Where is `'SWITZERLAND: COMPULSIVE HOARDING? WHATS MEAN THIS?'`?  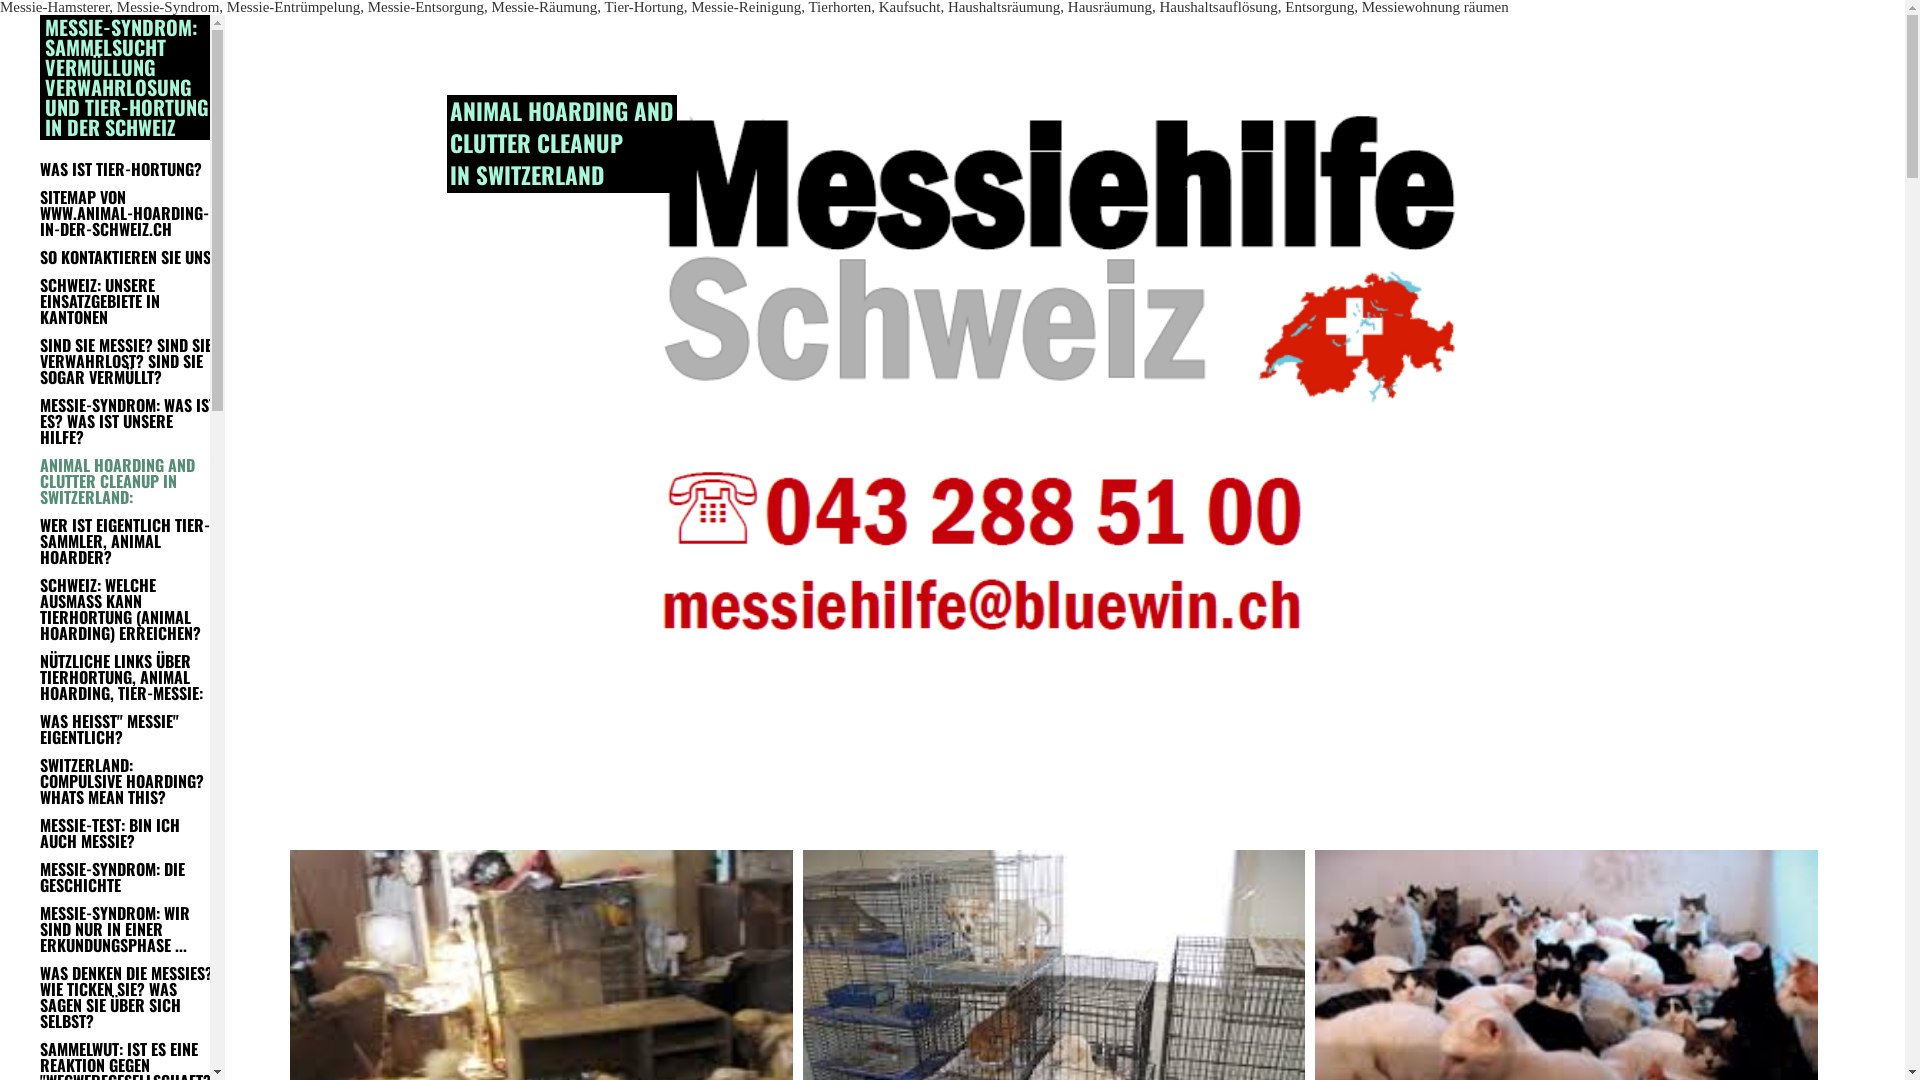 'SWITZERLAND: COMPULSIVE HOARDING? WHATS MEAN THIS?' is located at coordinates (127, 779).